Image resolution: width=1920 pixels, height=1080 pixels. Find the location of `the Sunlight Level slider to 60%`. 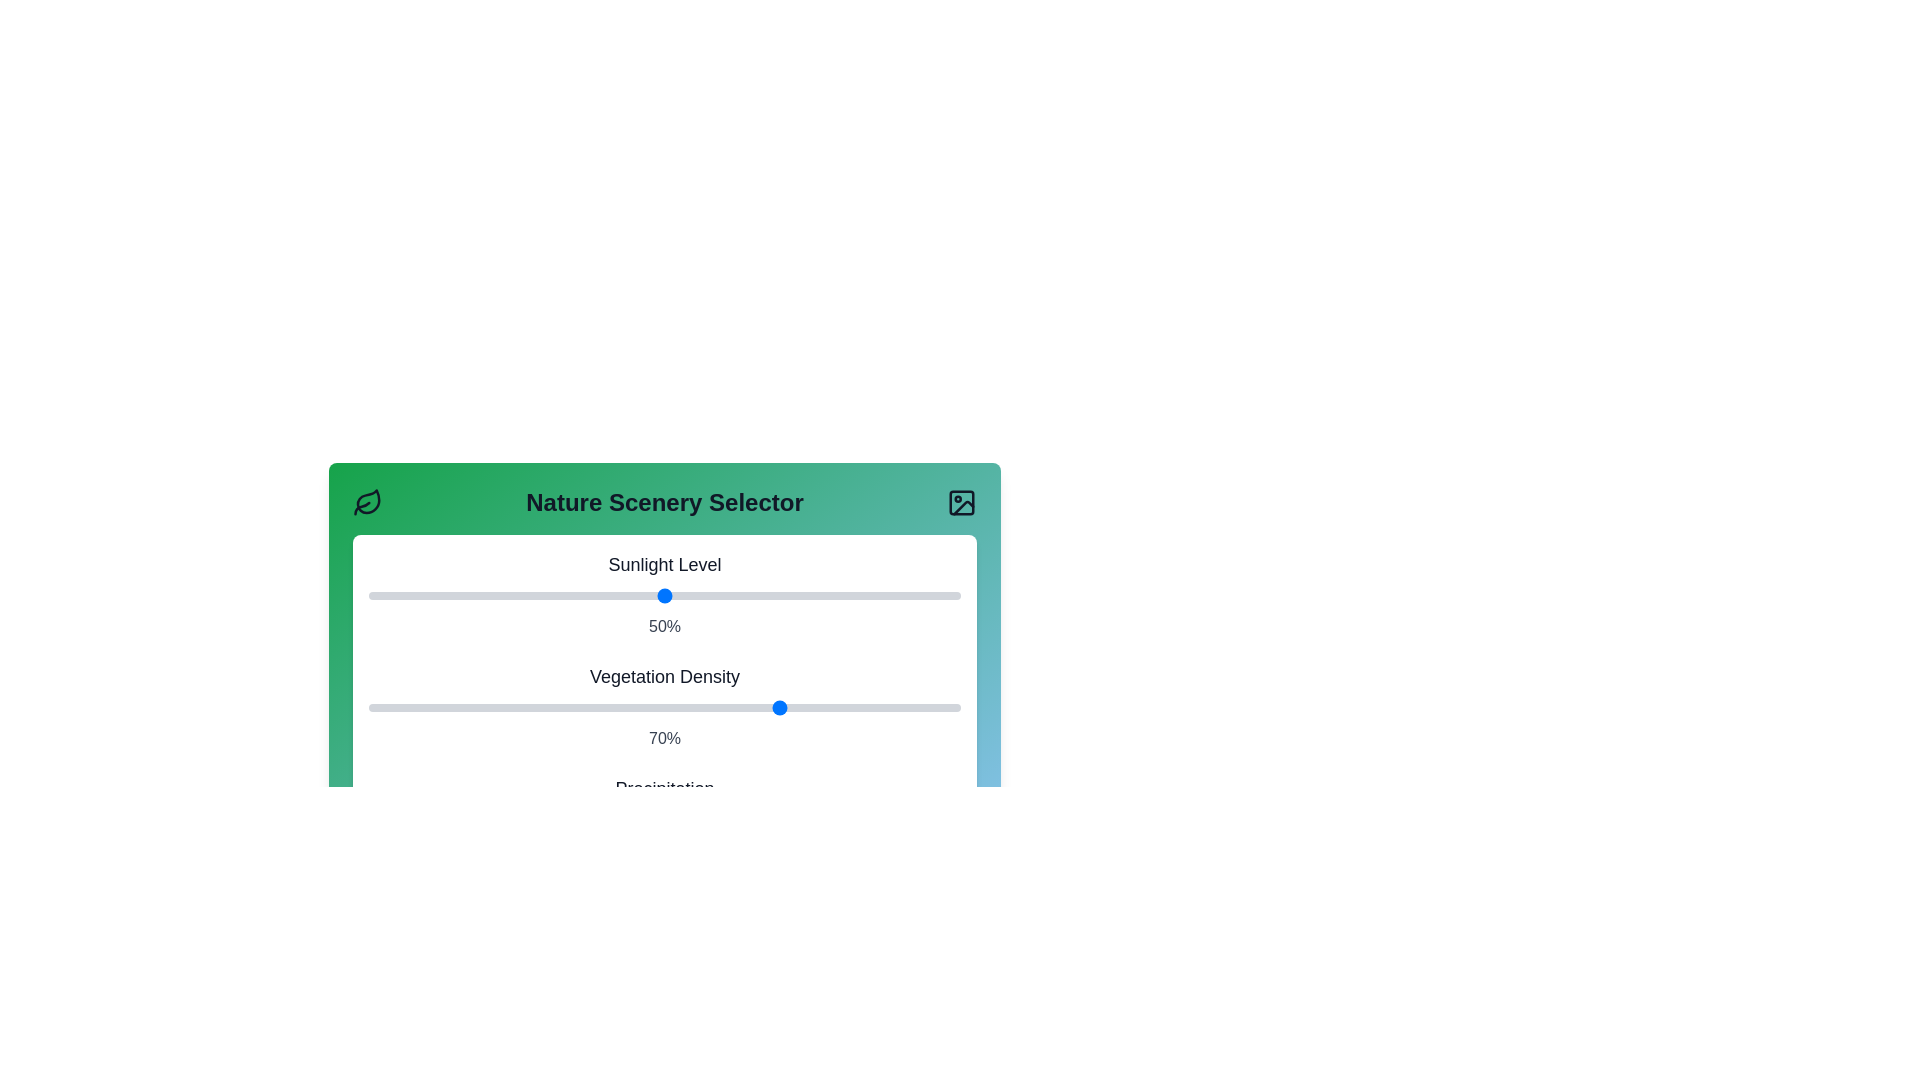

the Sunlight Level slider to 60% is located at coordinates (723, 595).